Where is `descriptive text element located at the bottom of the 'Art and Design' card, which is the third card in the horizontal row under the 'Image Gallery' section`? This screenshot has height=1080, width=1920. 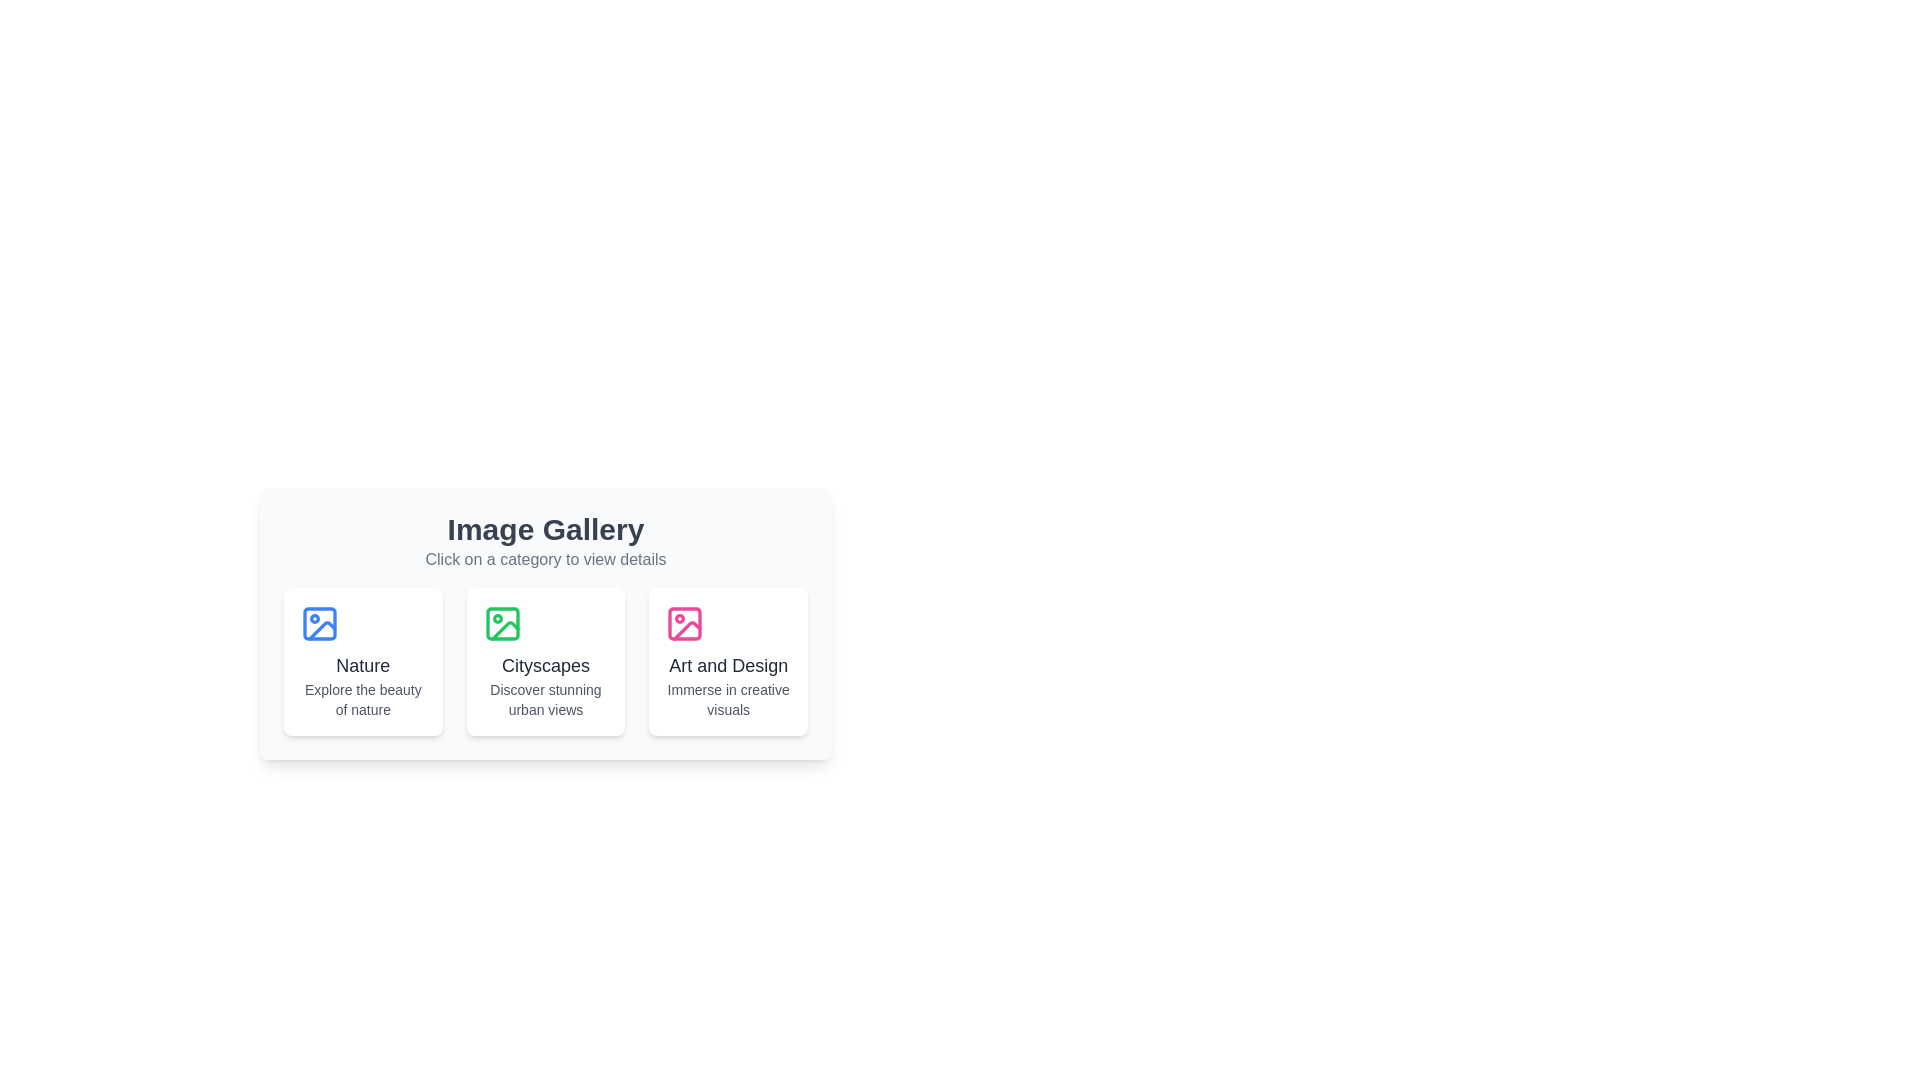
descriptive text element located at the bottom of the 'Art and Design' card, which is the third card in the horizontal row under the 'Image Gallery' section is located at coordinates (727, 698).